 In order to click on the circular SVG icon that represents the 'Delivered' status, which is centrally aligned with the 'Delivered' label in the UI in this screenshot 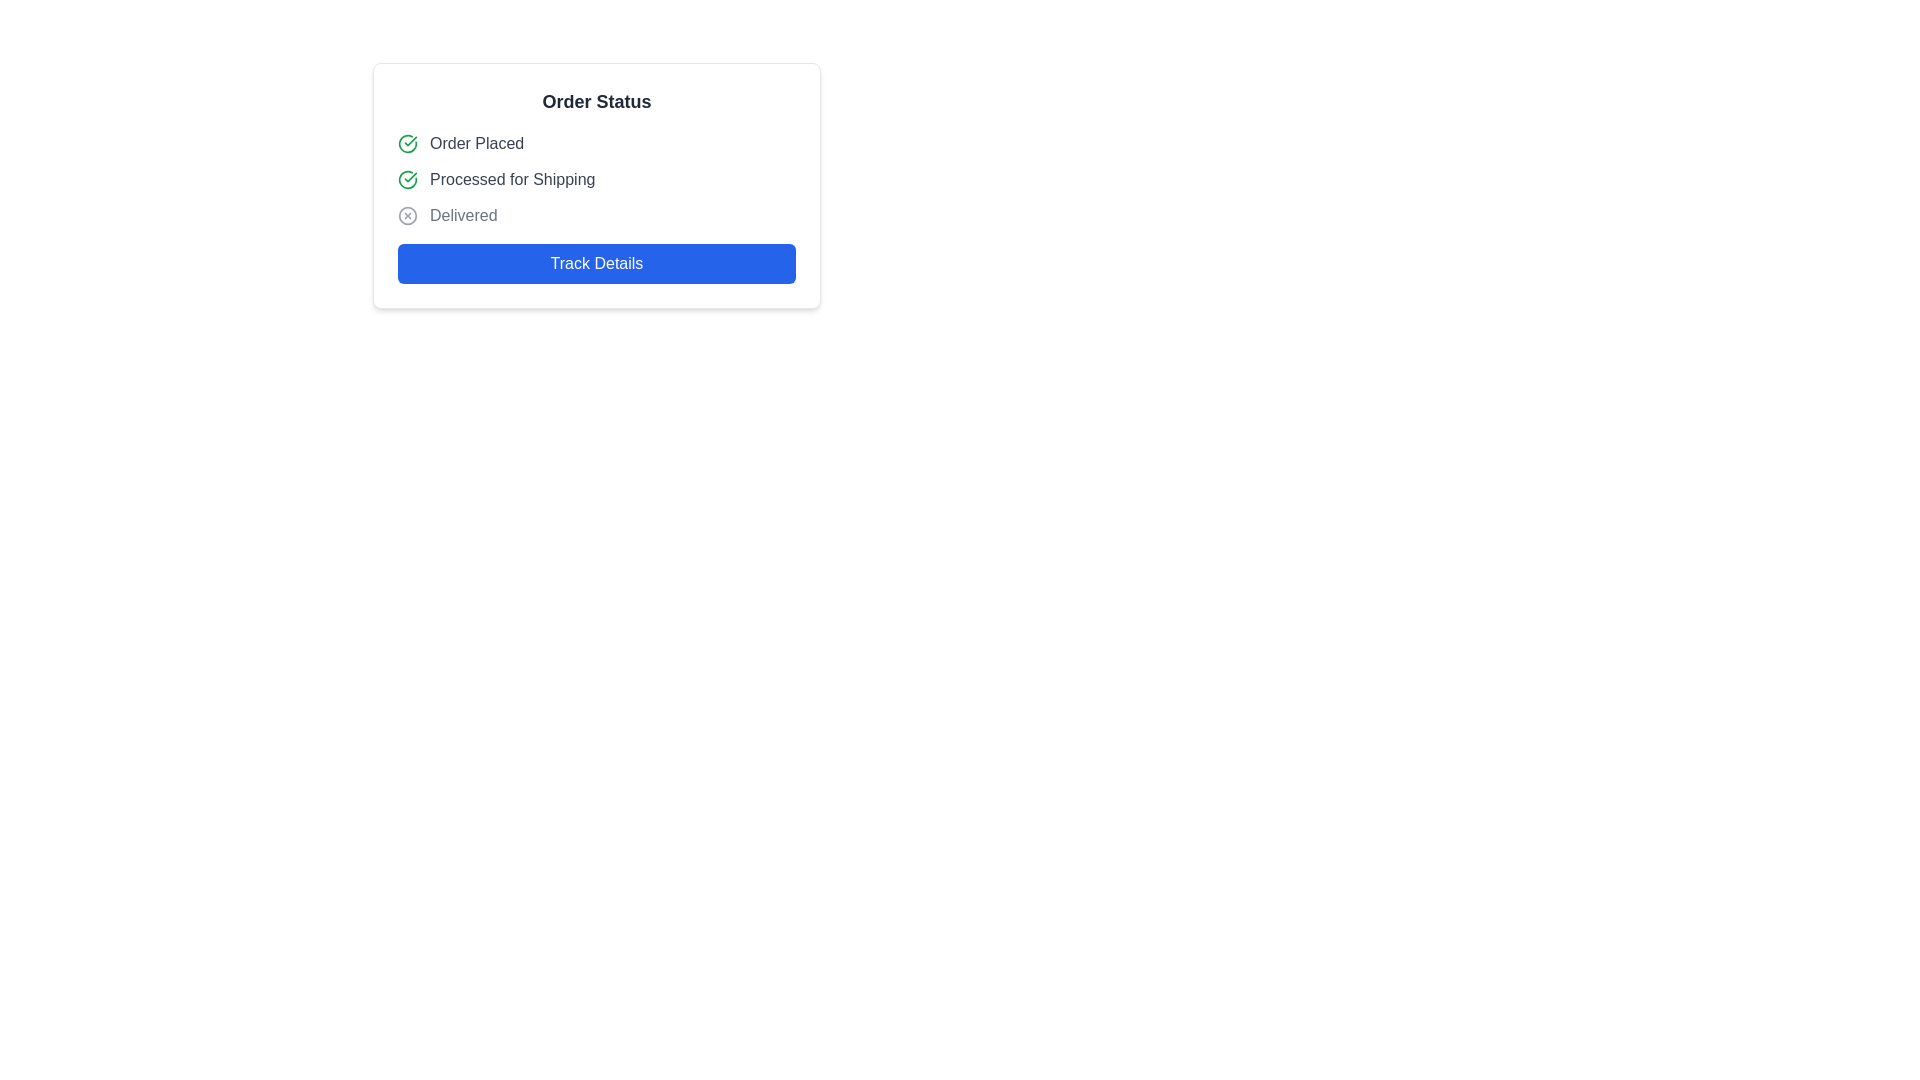, I will do `click(407, 216)`.